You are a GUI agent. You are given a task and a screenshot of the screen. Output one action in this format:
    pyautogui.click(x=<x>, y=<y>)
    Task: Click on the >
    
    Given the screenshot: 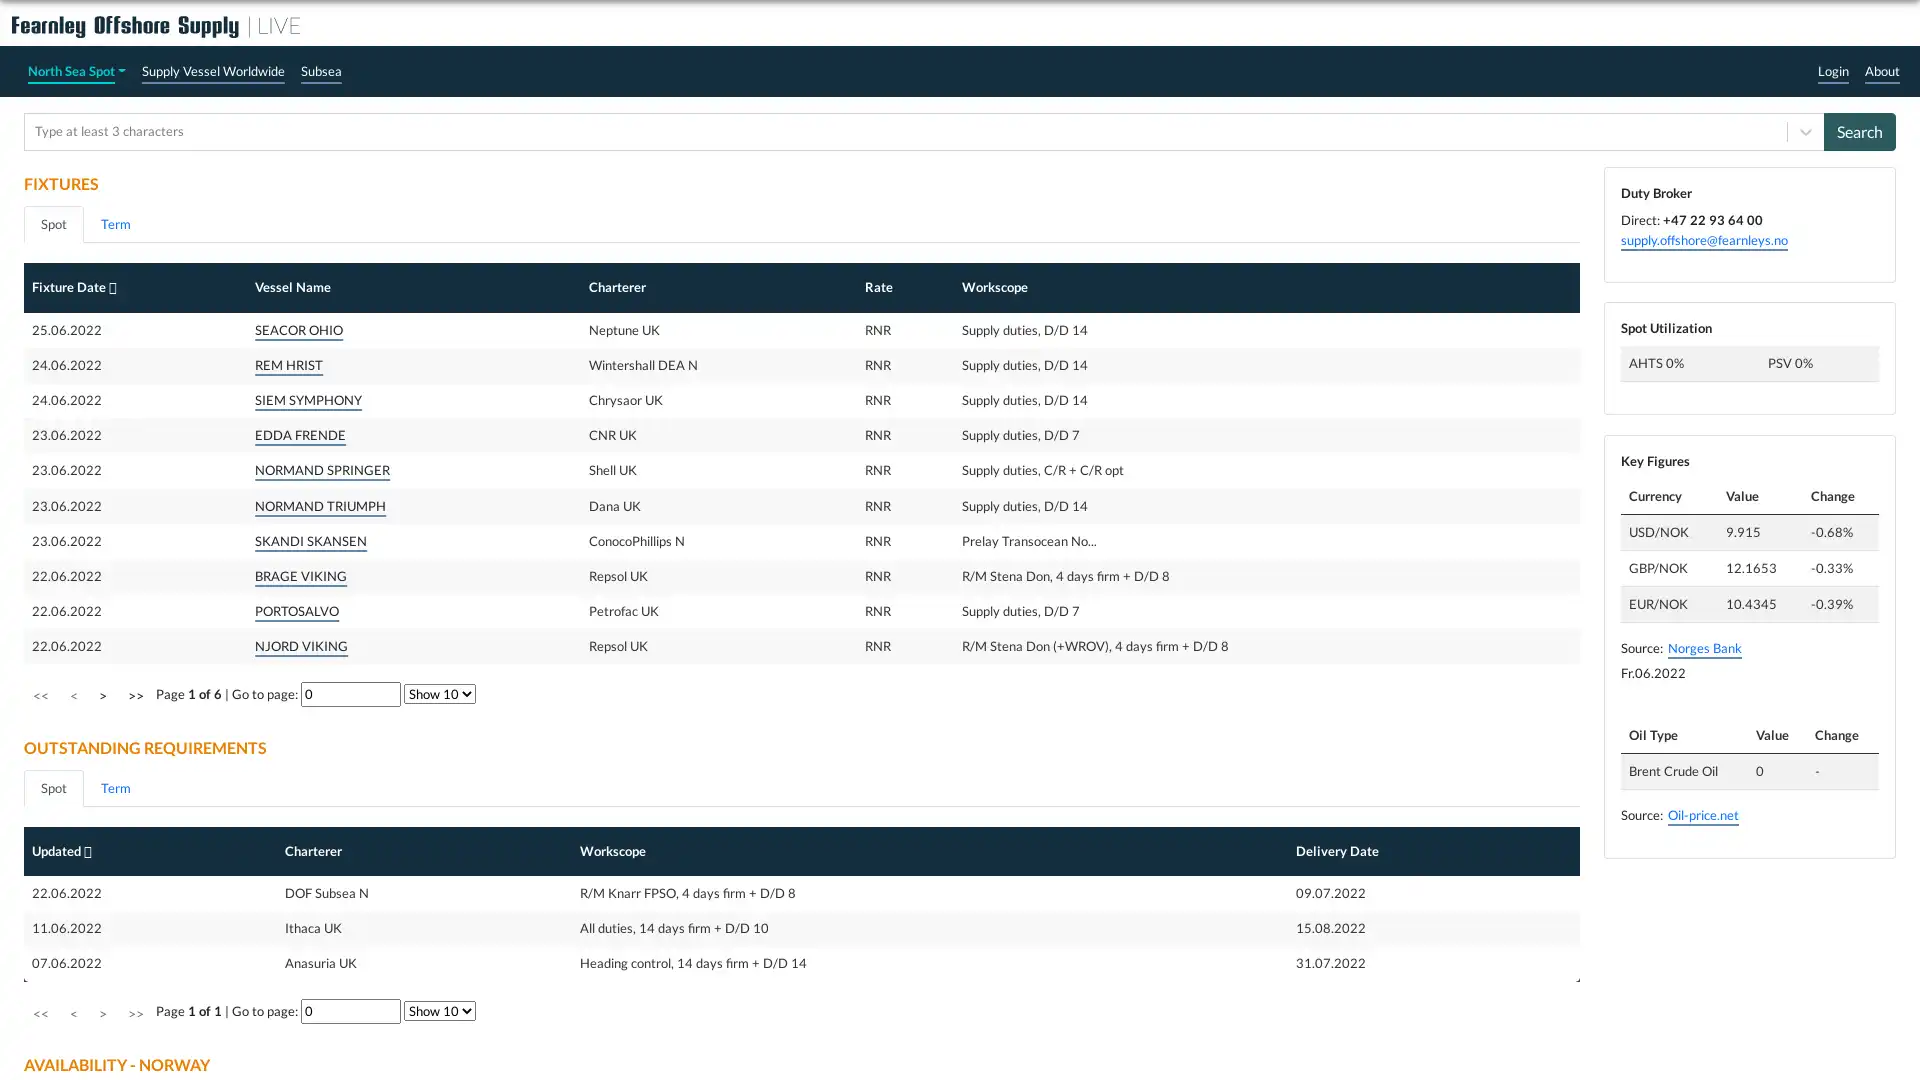 What is the action you would take?
    pyautogui.click(x=101, y=1012)
    